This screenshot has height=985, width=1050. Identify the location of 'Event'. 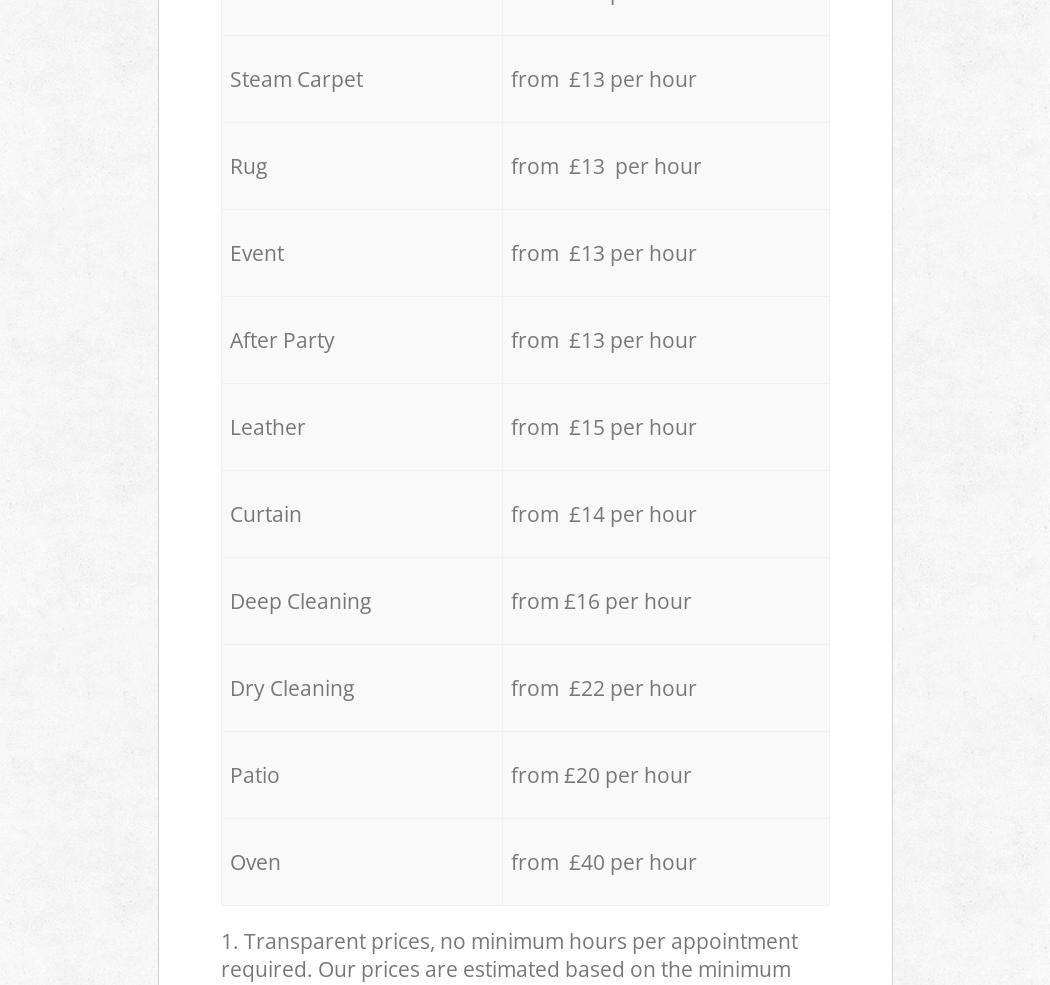
(255, 250).